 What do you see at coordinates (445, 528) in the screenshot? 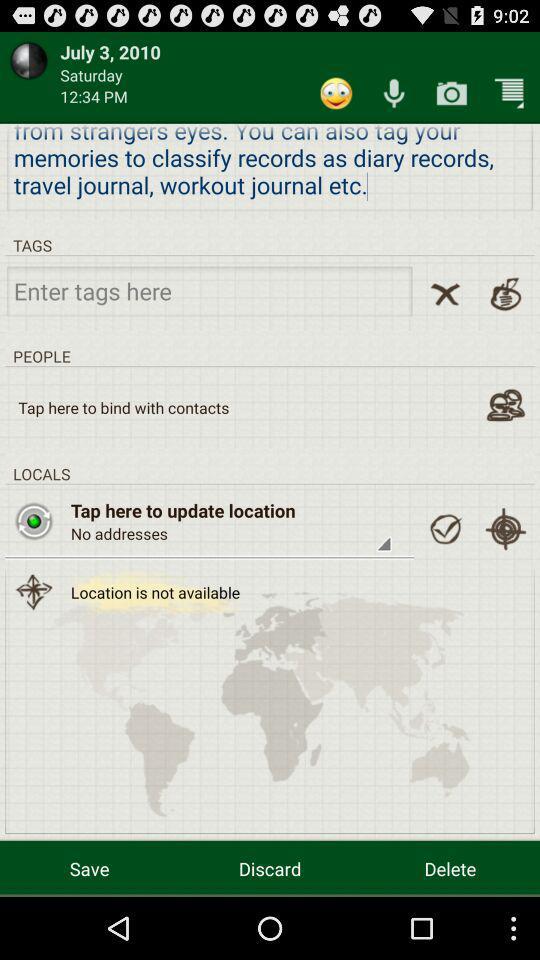
I see `mark as done` at bounding box center [445, 528].